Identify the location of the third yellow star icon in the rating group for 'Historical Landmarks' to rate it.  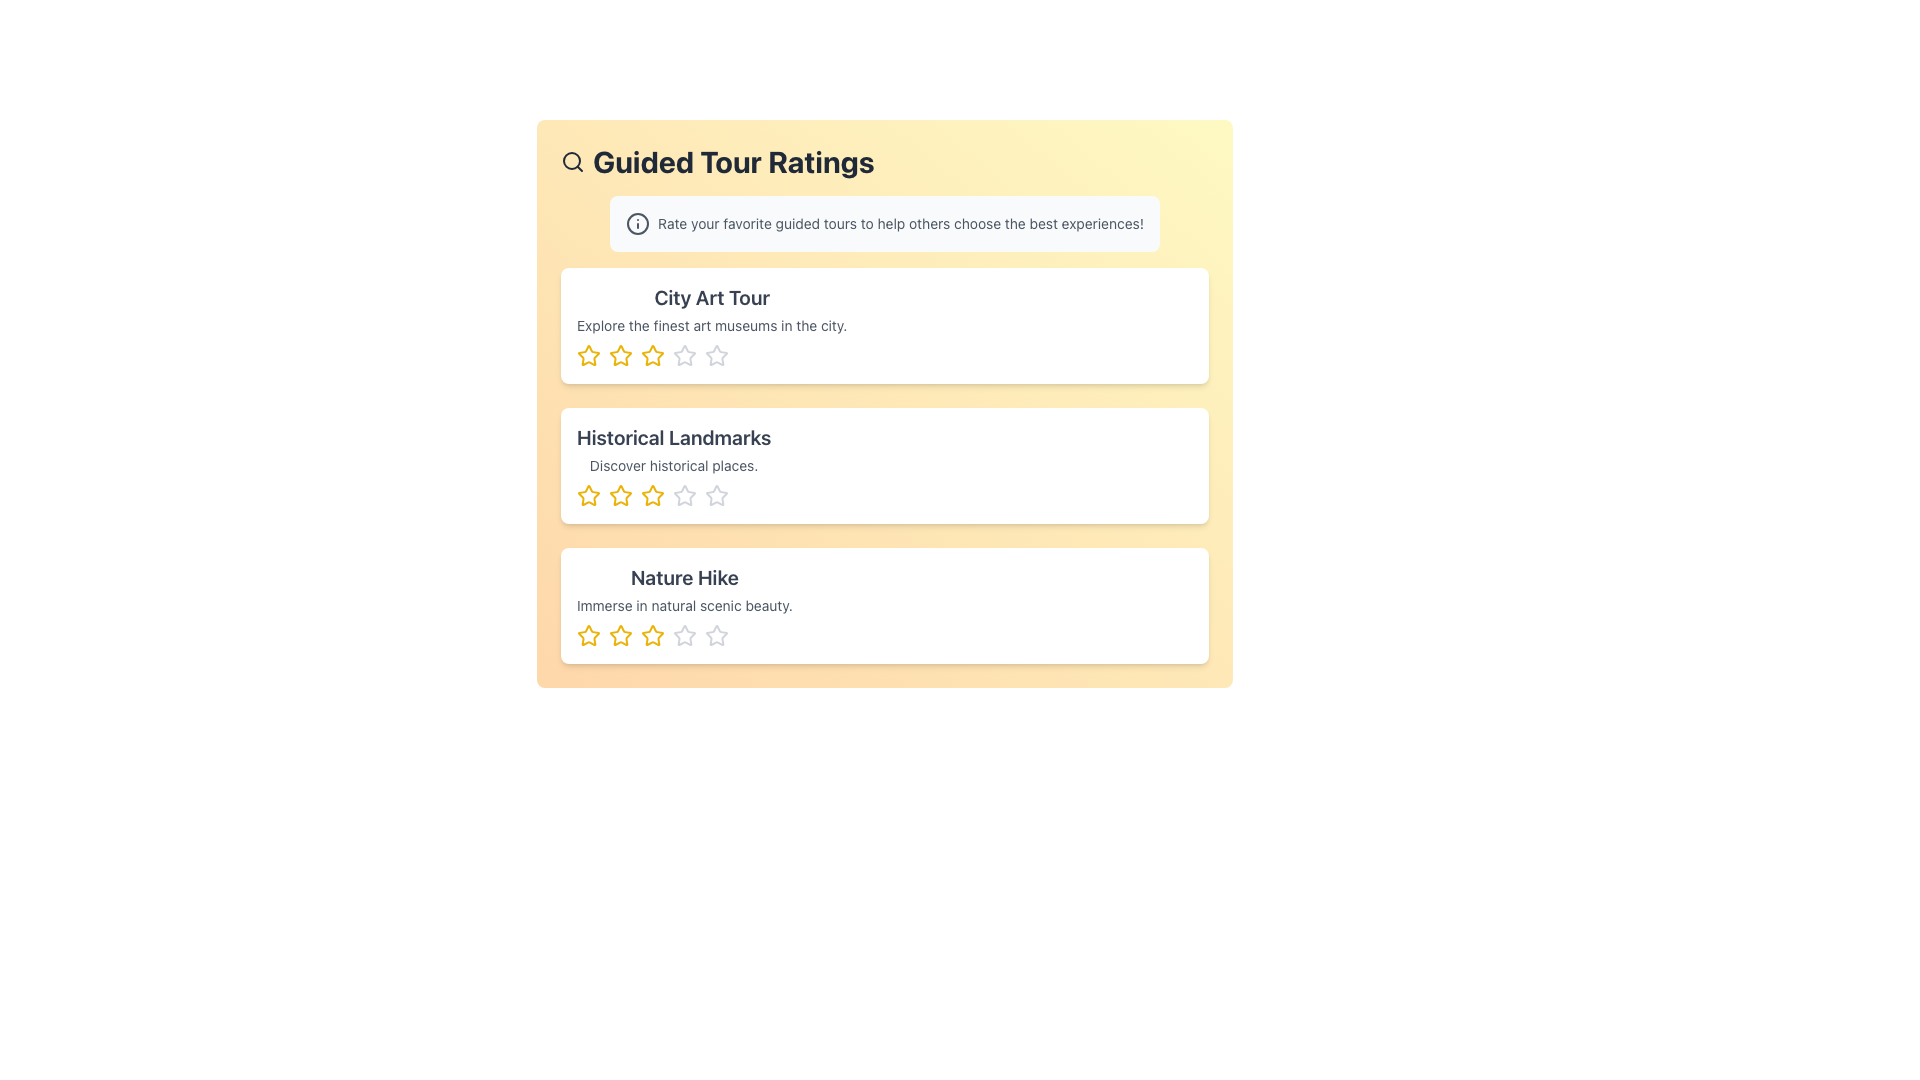
(652, 495).